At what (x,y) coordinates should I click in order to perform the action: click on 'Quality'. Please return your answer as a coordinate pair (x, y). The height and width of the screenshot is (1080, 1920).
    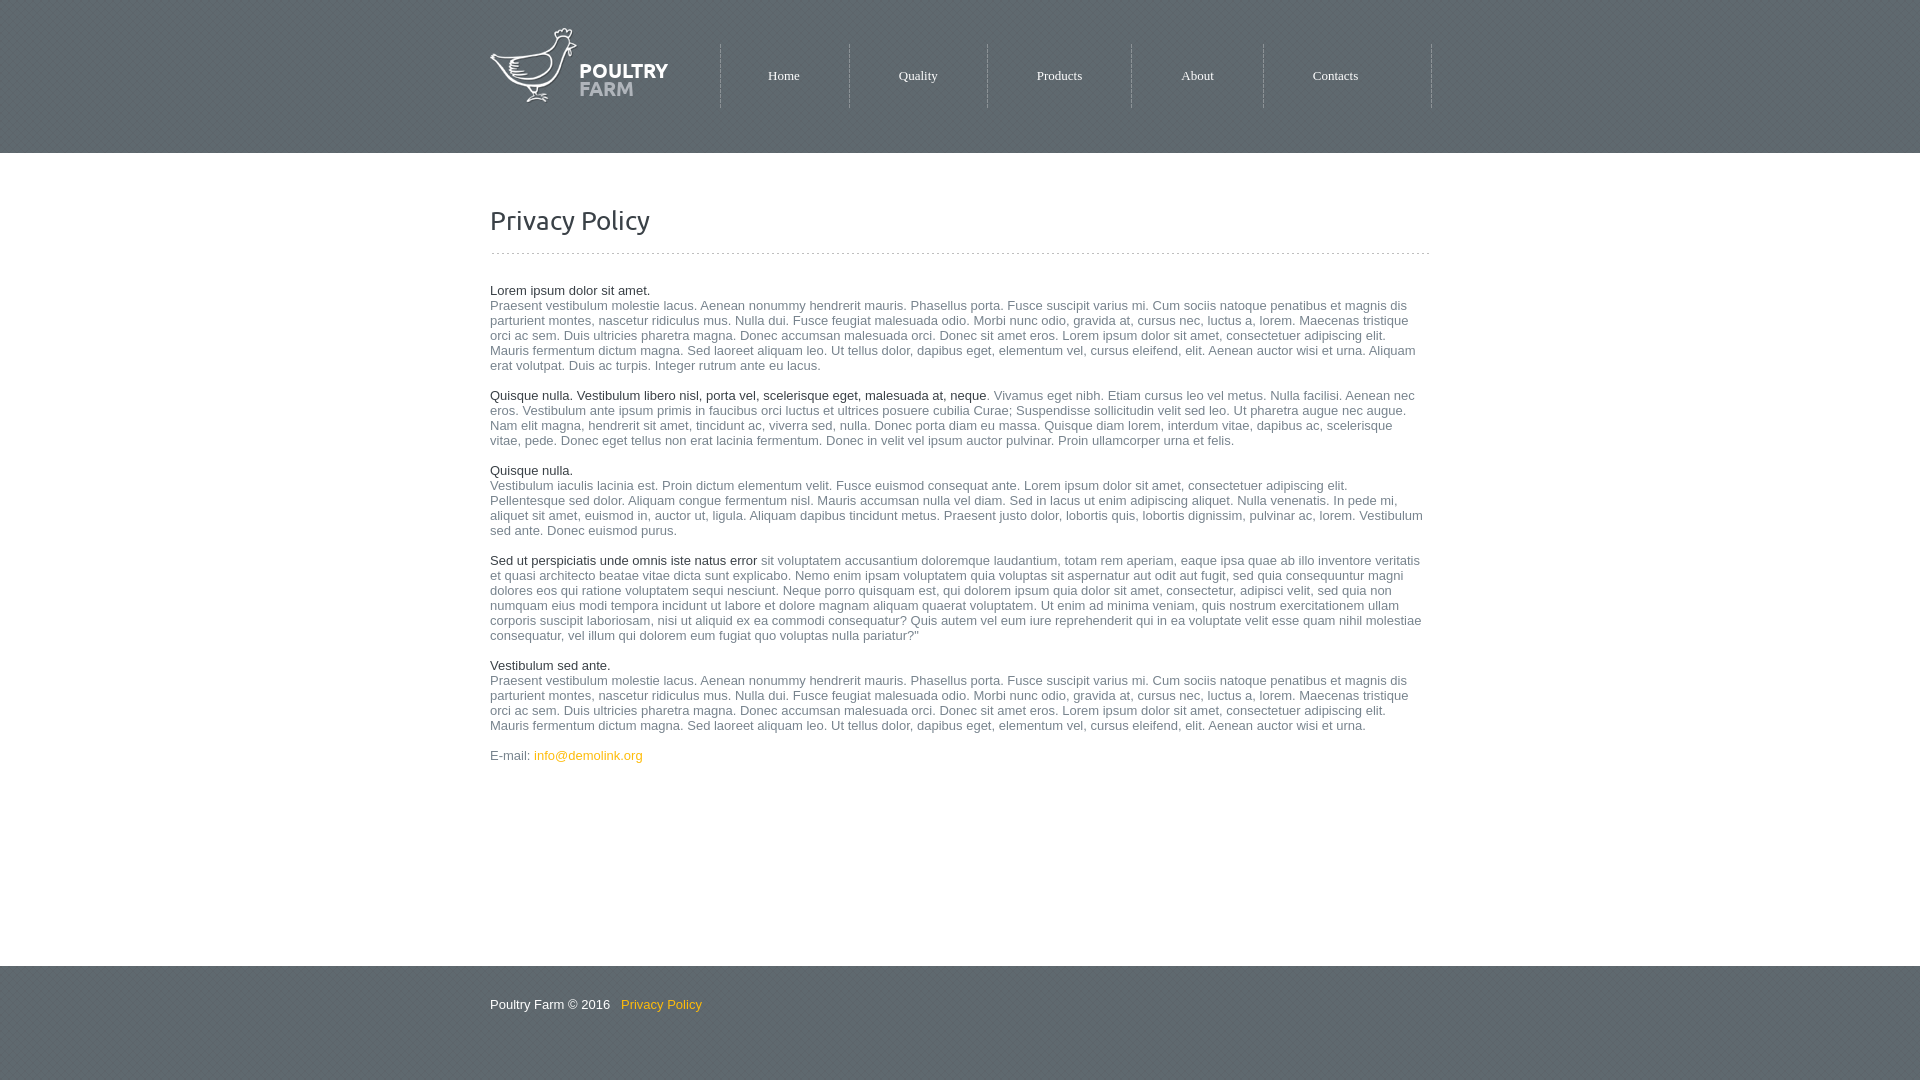
    Looking at the image, I should click on (897, 75).